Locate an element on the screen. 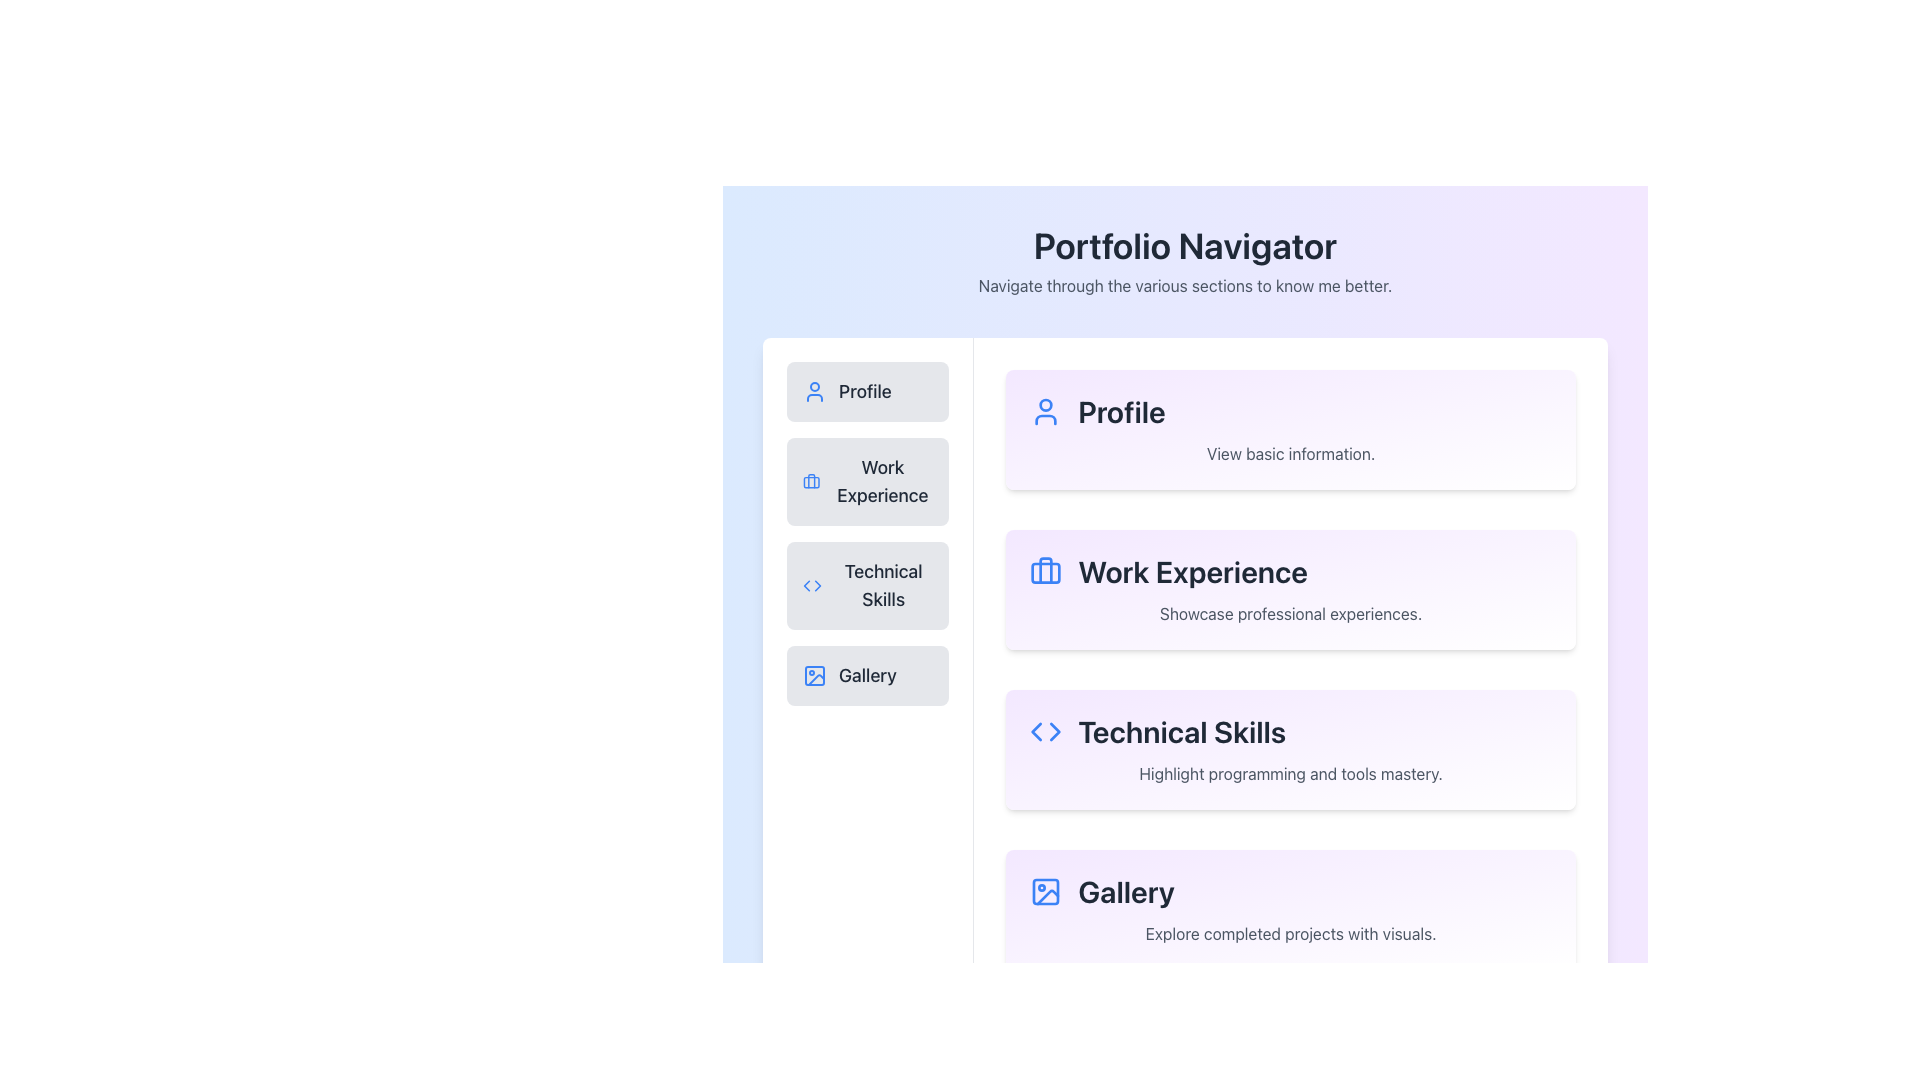  the descriptive guidance text located below the 'Portfolio Navigator' header, which serves as an explanatory subtitle for the main header is located at coordinates (1185, 285).